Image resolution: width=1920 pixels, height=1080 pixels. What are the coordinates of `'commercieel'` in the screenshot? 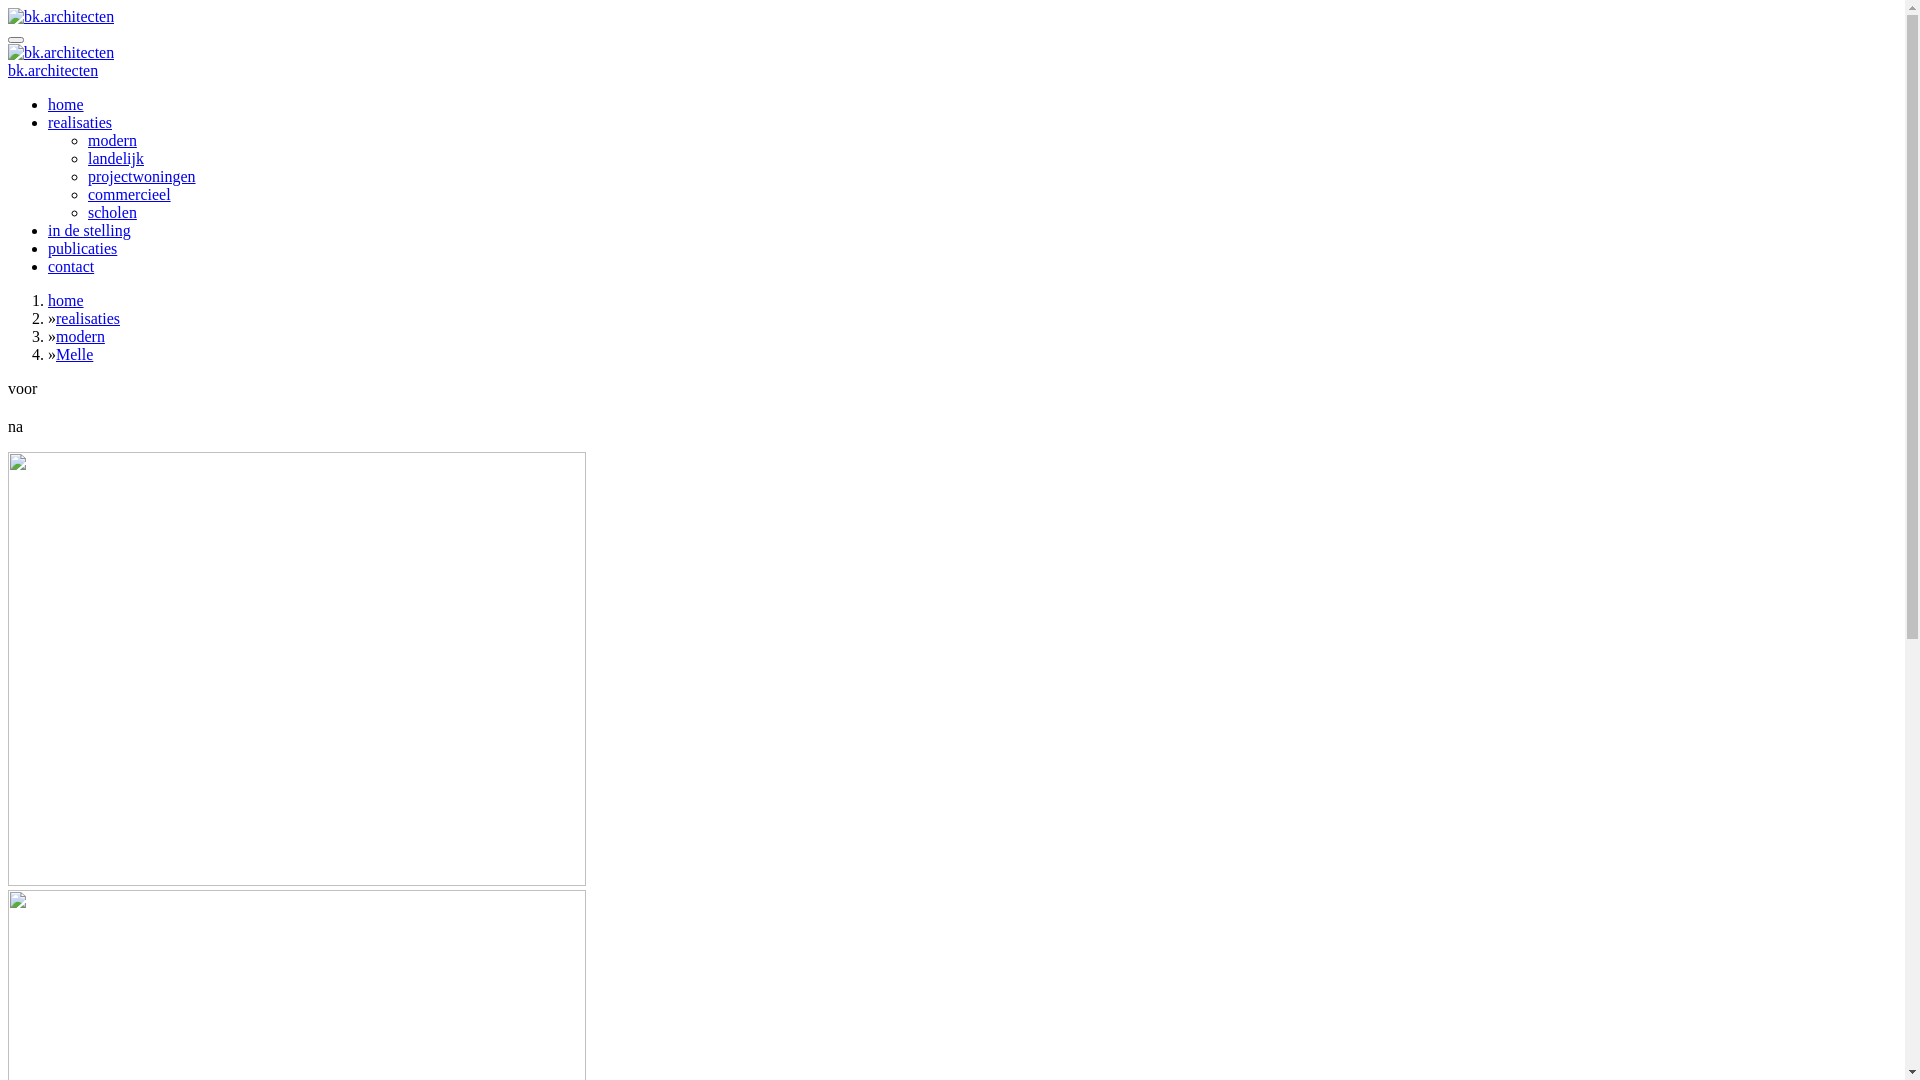 It's located at (128, 194).